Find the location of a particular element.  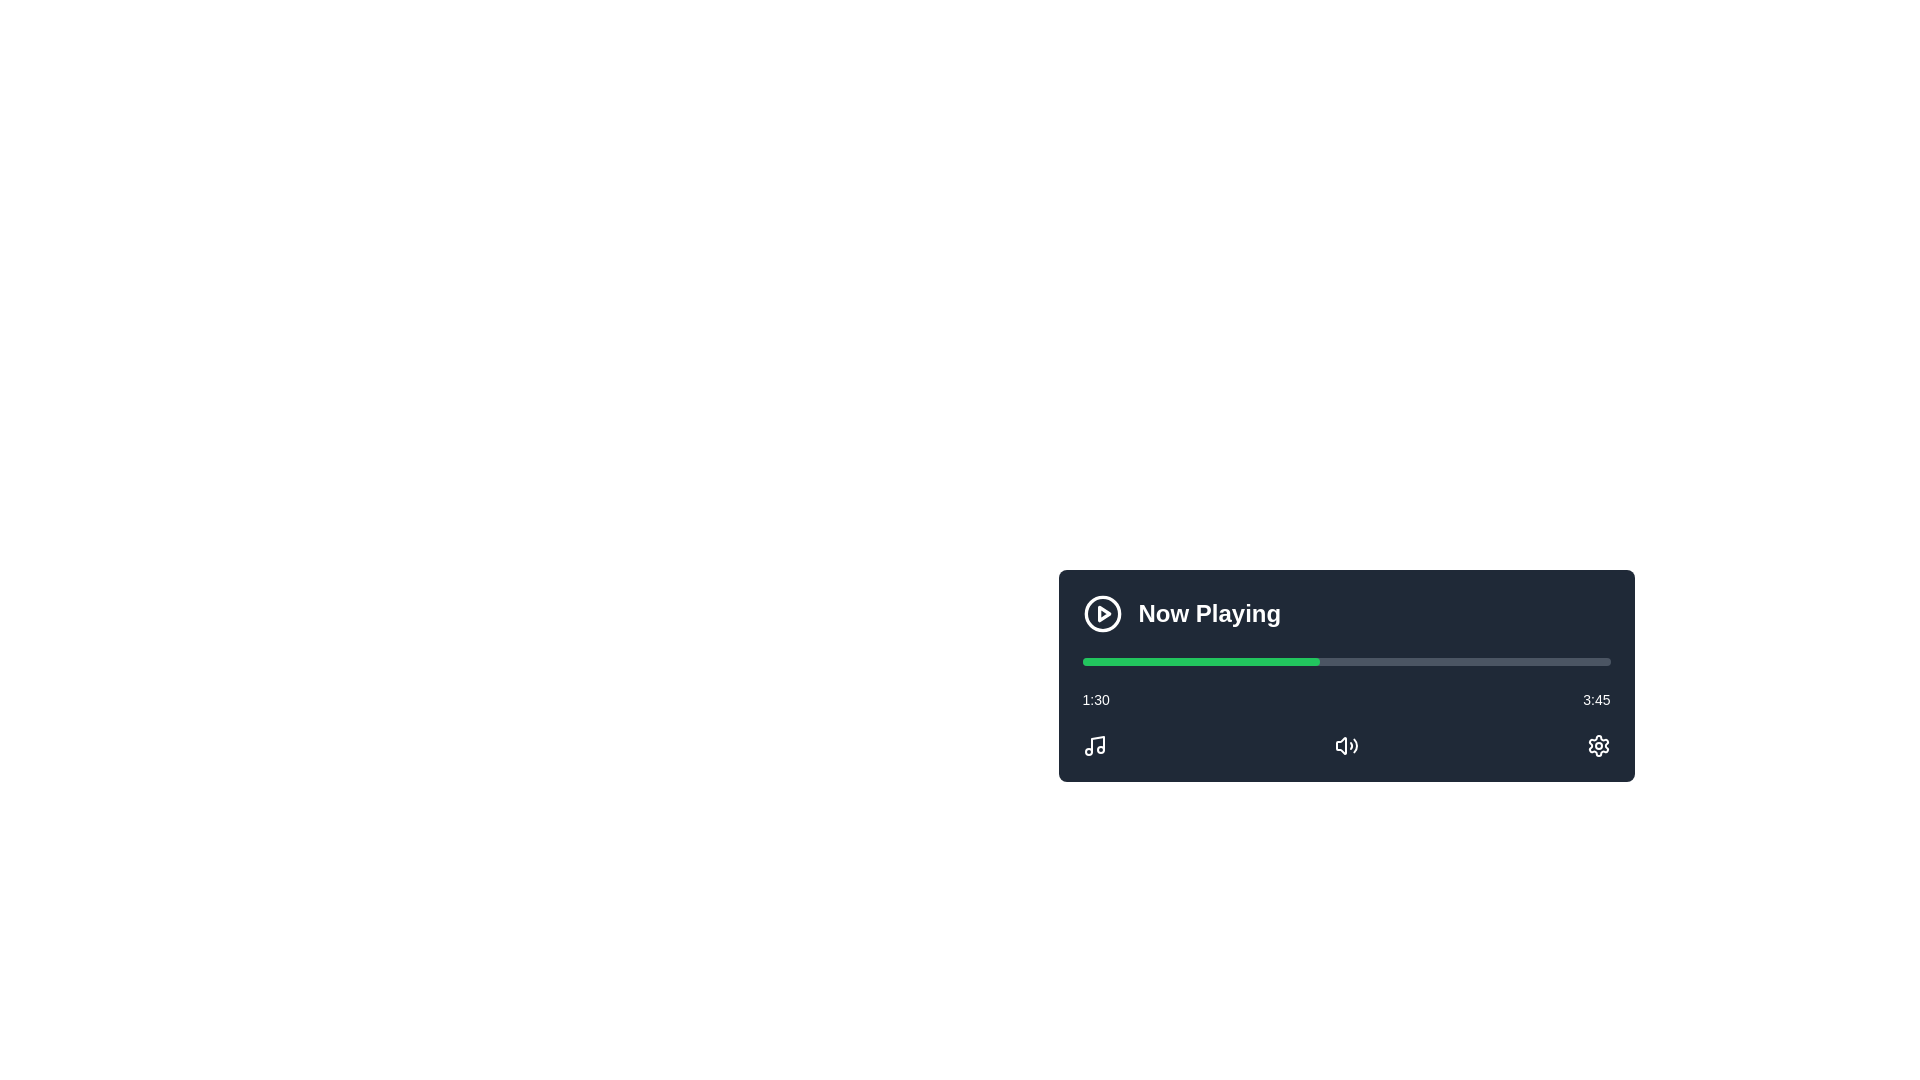

the timestamp displayed in the 'Now Playing' card to jump to the corresponding playback time is located at coordinates (1346, 698).